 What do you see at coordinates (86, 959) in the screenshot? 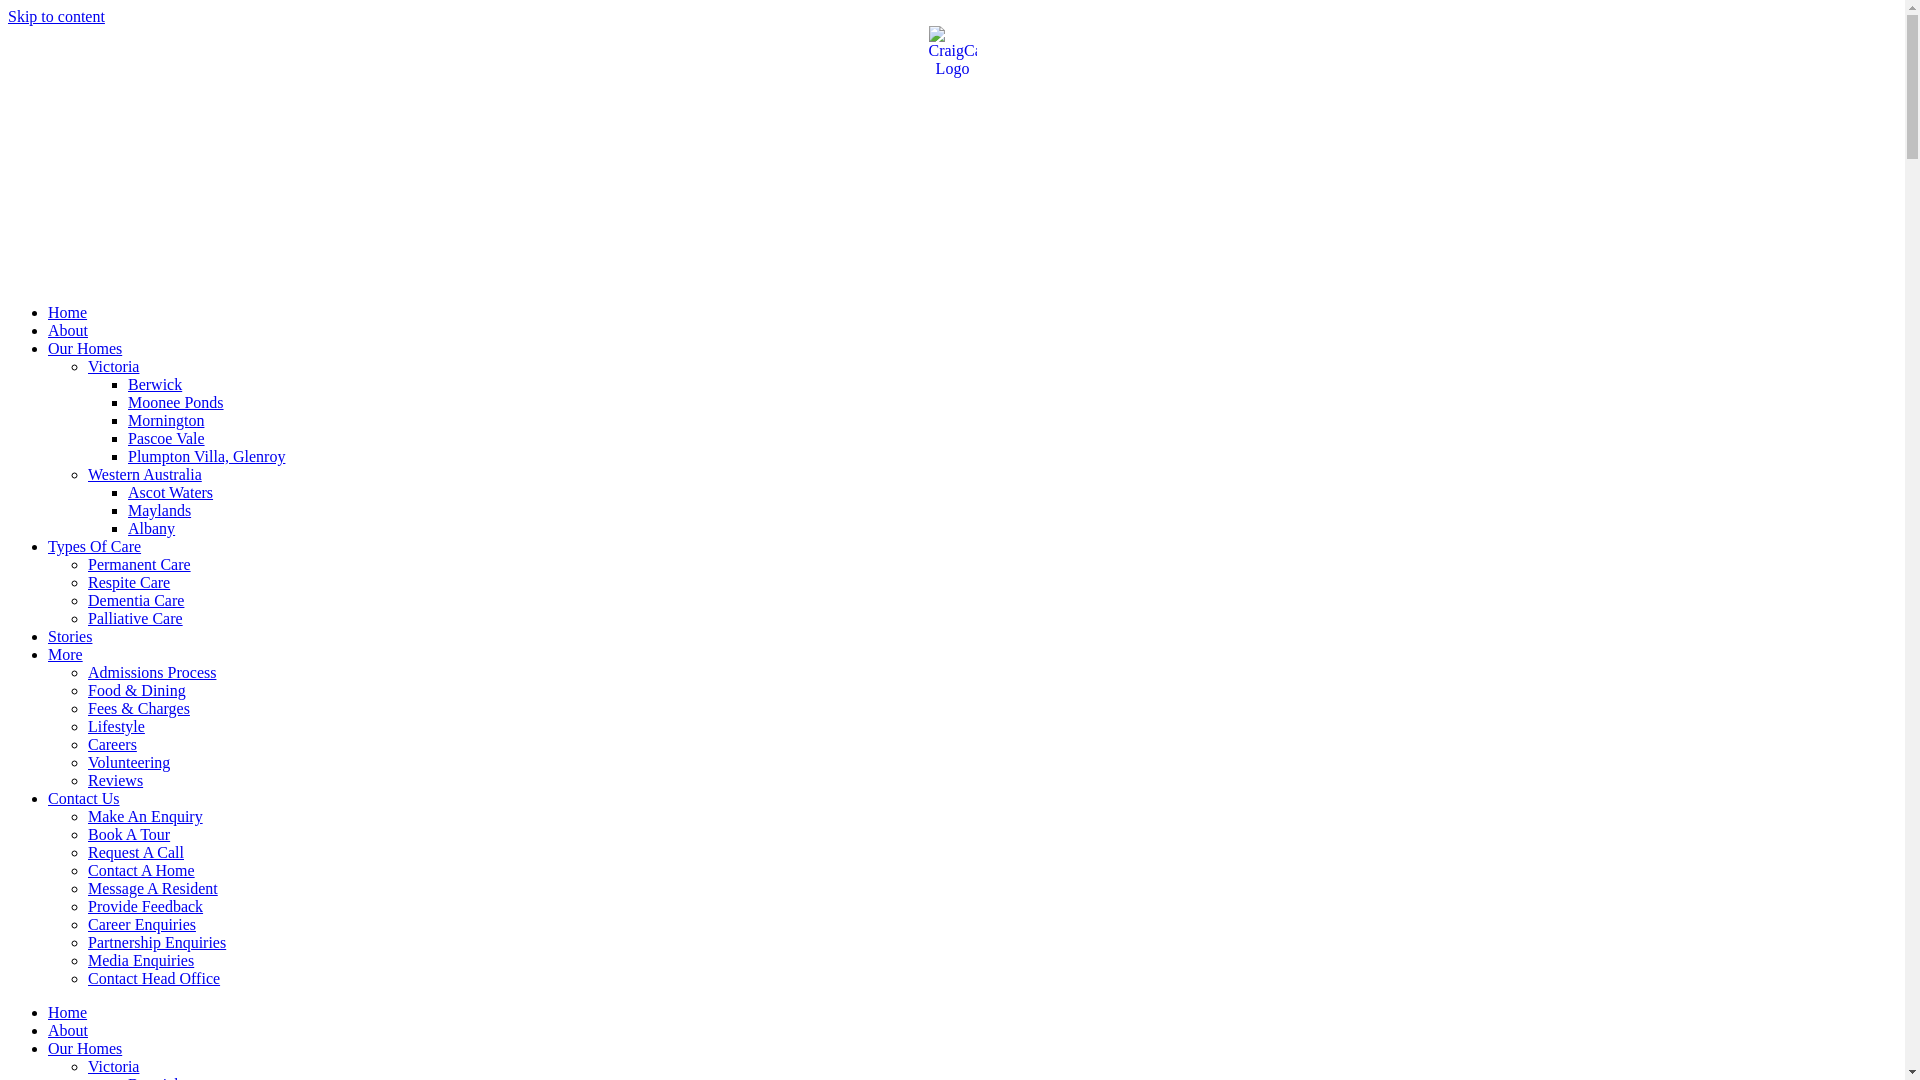
I see `'Media Enquiries'` at bounding box center [86, 959].